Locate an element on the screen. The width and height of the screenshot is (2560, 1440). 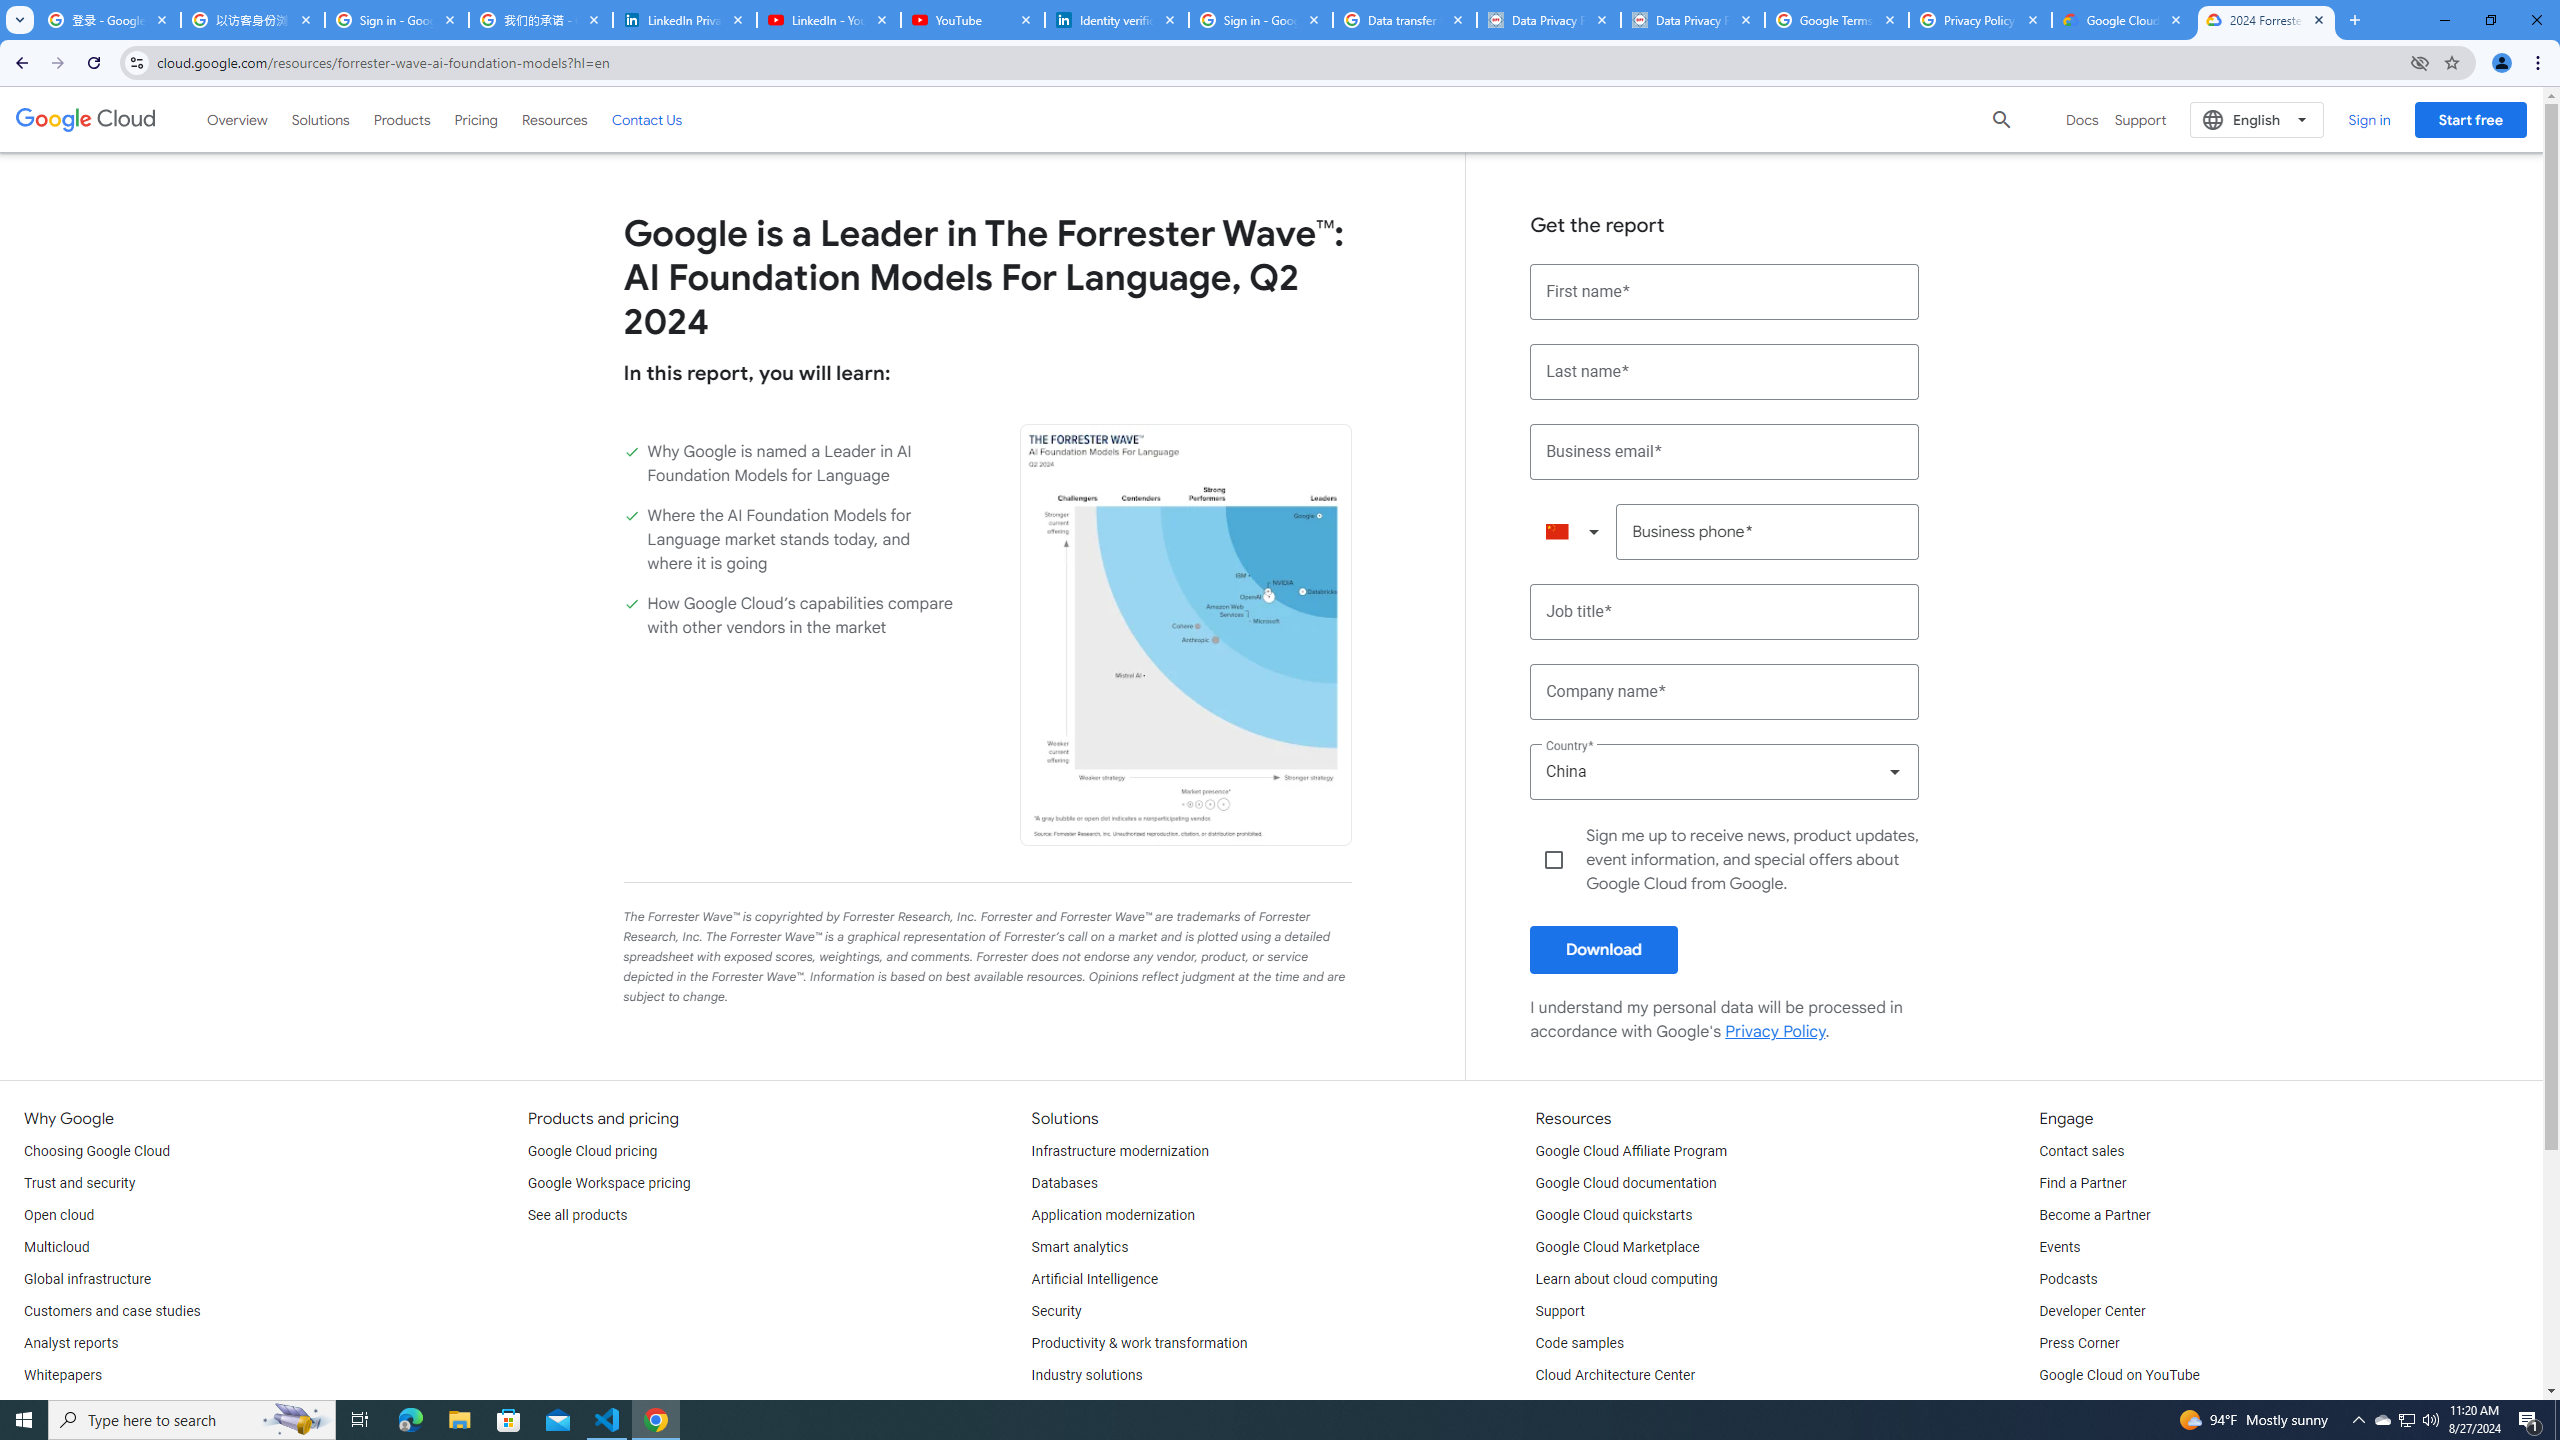
'Data Privacy Framework' is located at coordinates (1692, 19).